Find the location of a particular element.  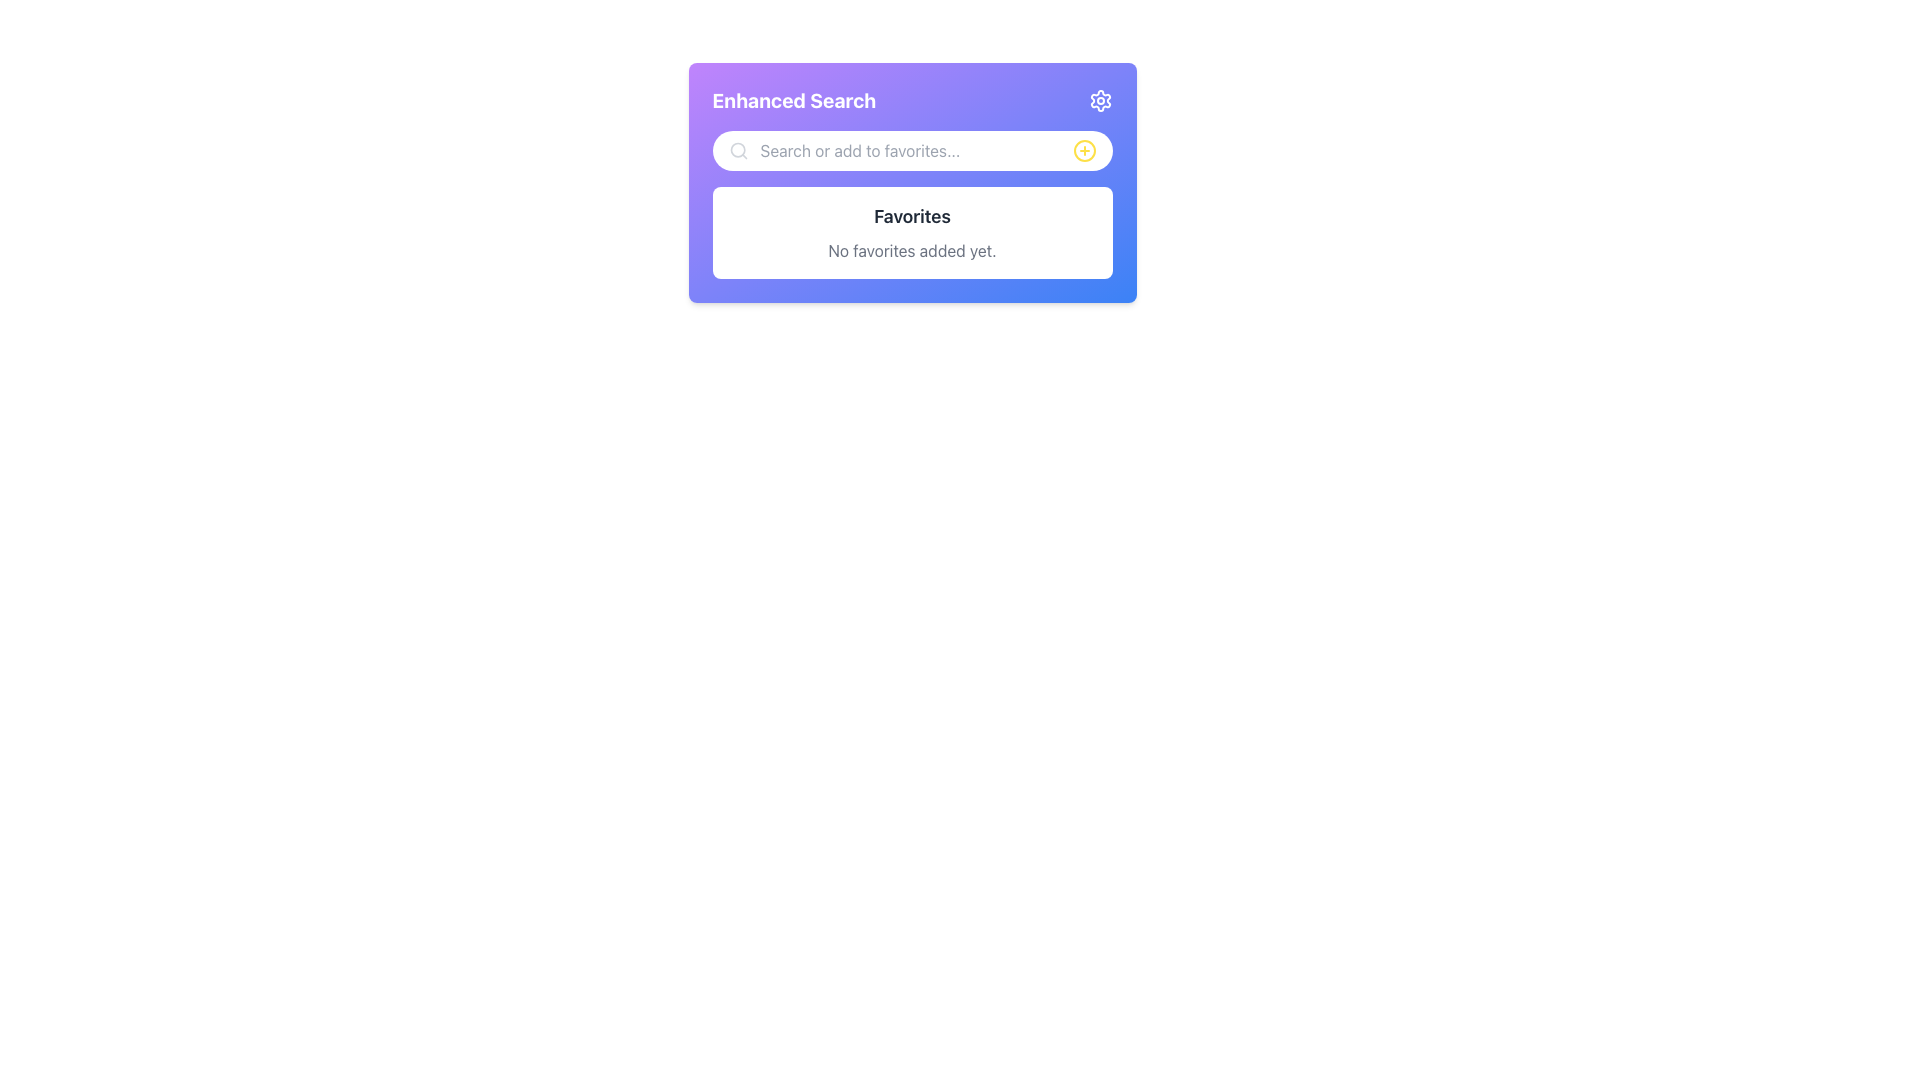

the static text element displaying 'Favorites' which is centrally aligned and located above the text 'No favorites added yet.' is located at coordinates (911, 216).